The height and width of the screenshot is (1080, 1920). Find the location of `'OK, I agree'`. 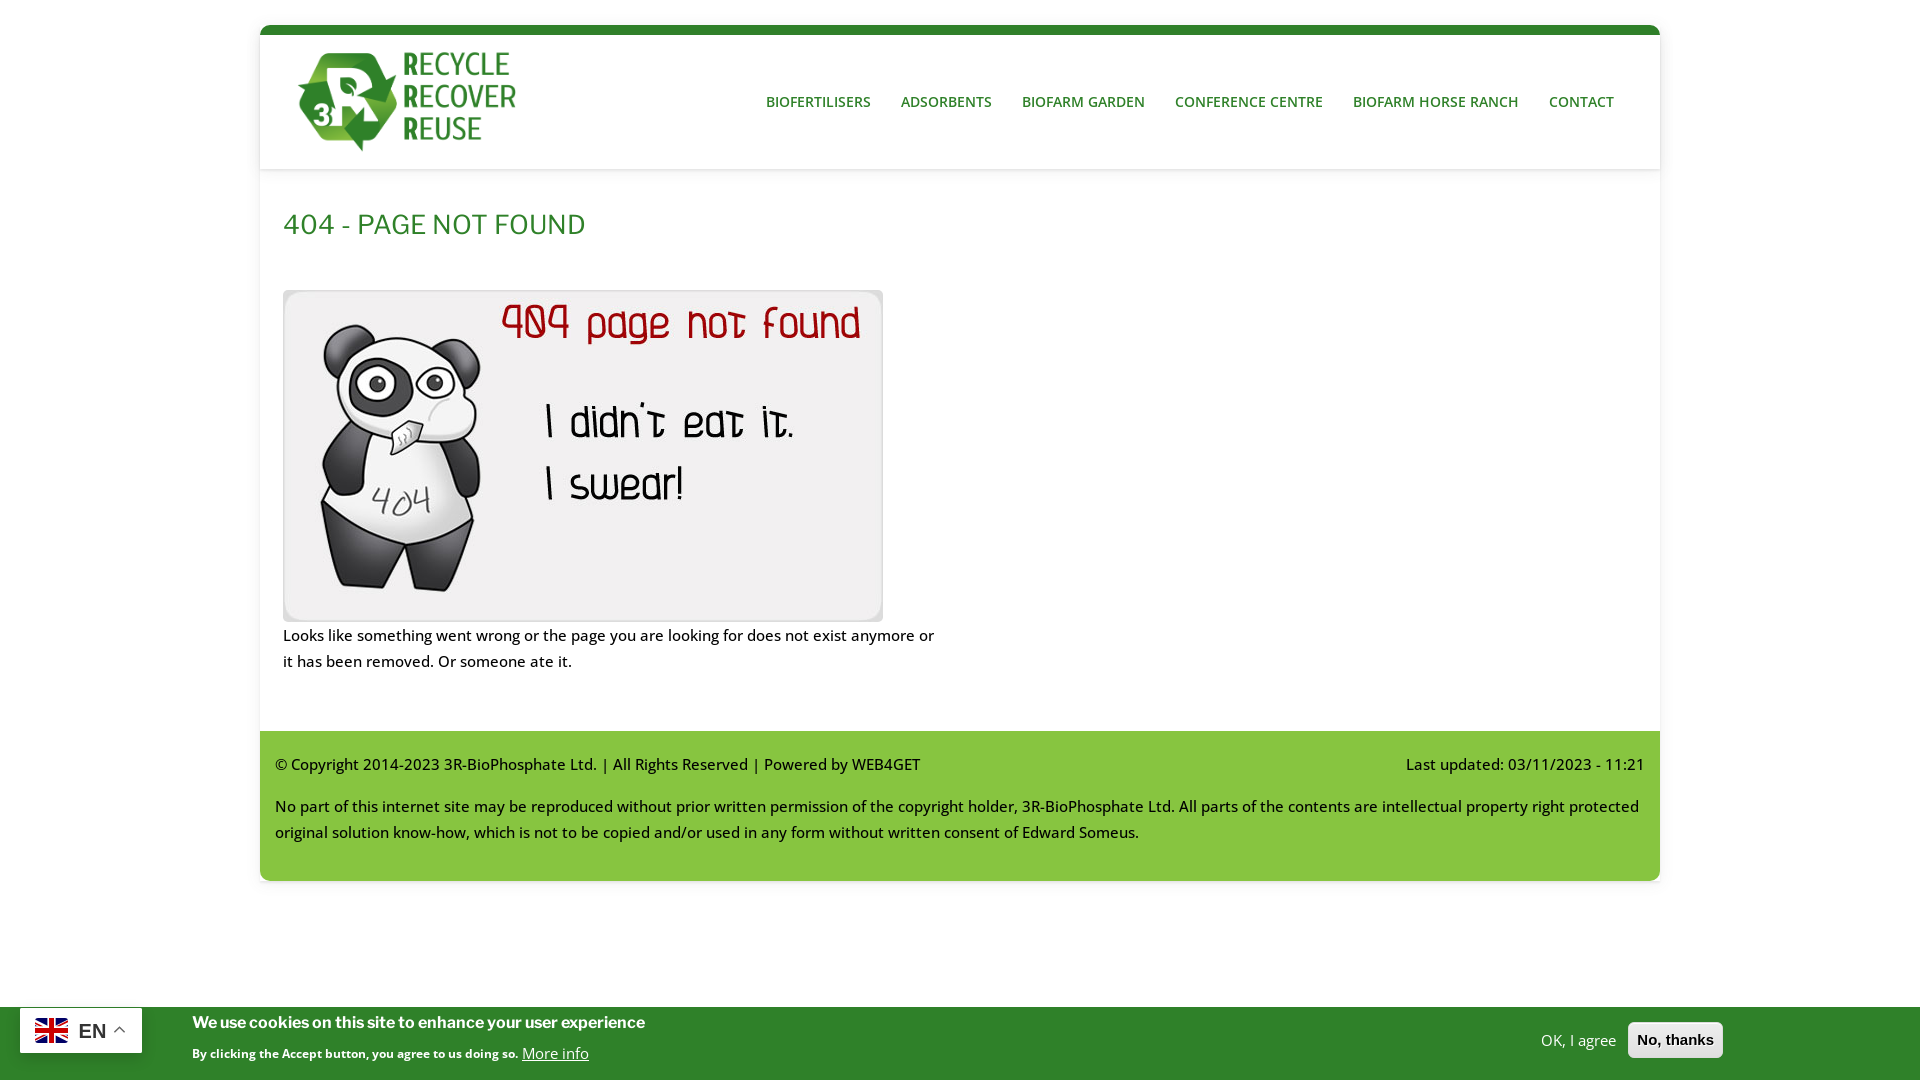

'OK, I agree' is located at coordinates (1577, 1037).